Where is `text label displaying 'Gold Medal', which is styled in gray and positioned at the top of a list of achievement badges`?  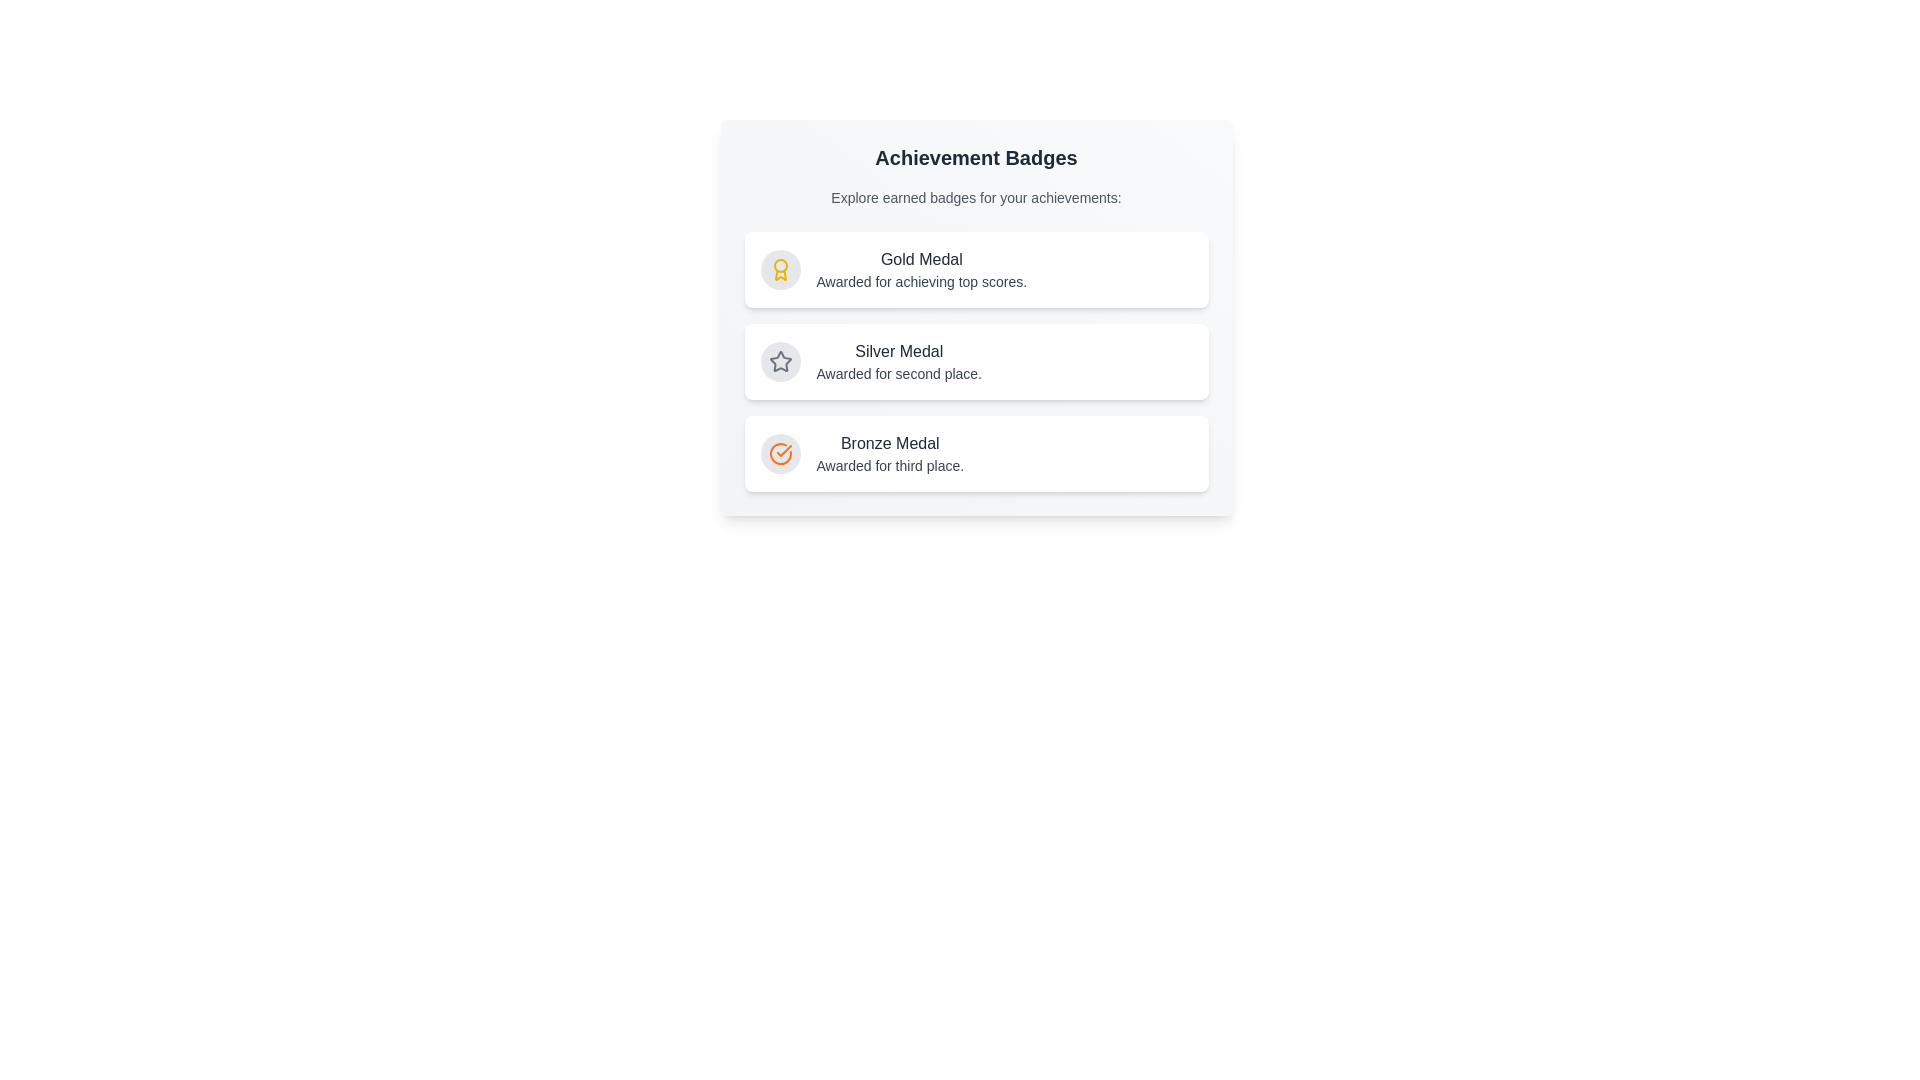 text label displaying 'Gold Medal', which is styled in gray and positioned at the top of a list of achievement badges is located at coordinates (920, 258).